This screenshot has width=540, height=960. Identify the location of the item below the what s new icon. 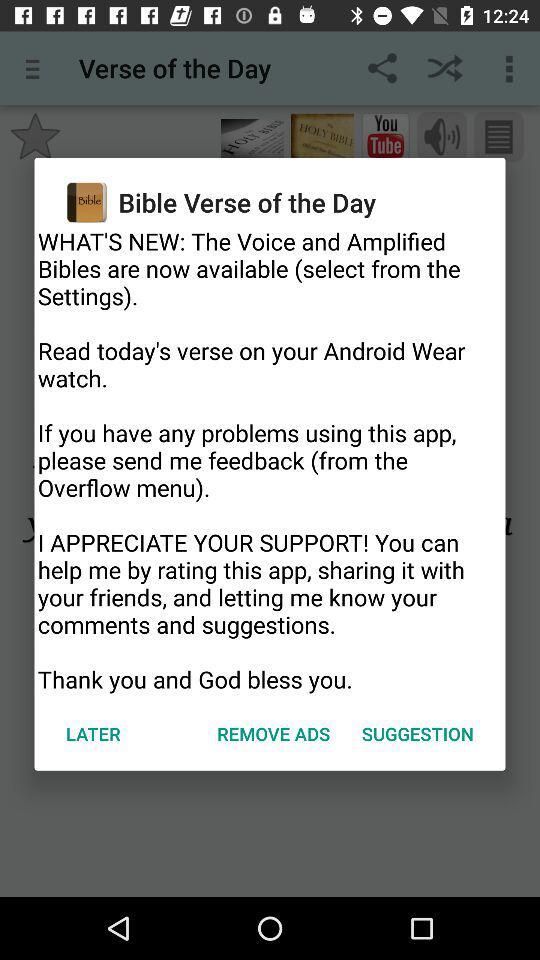
(272, 732).